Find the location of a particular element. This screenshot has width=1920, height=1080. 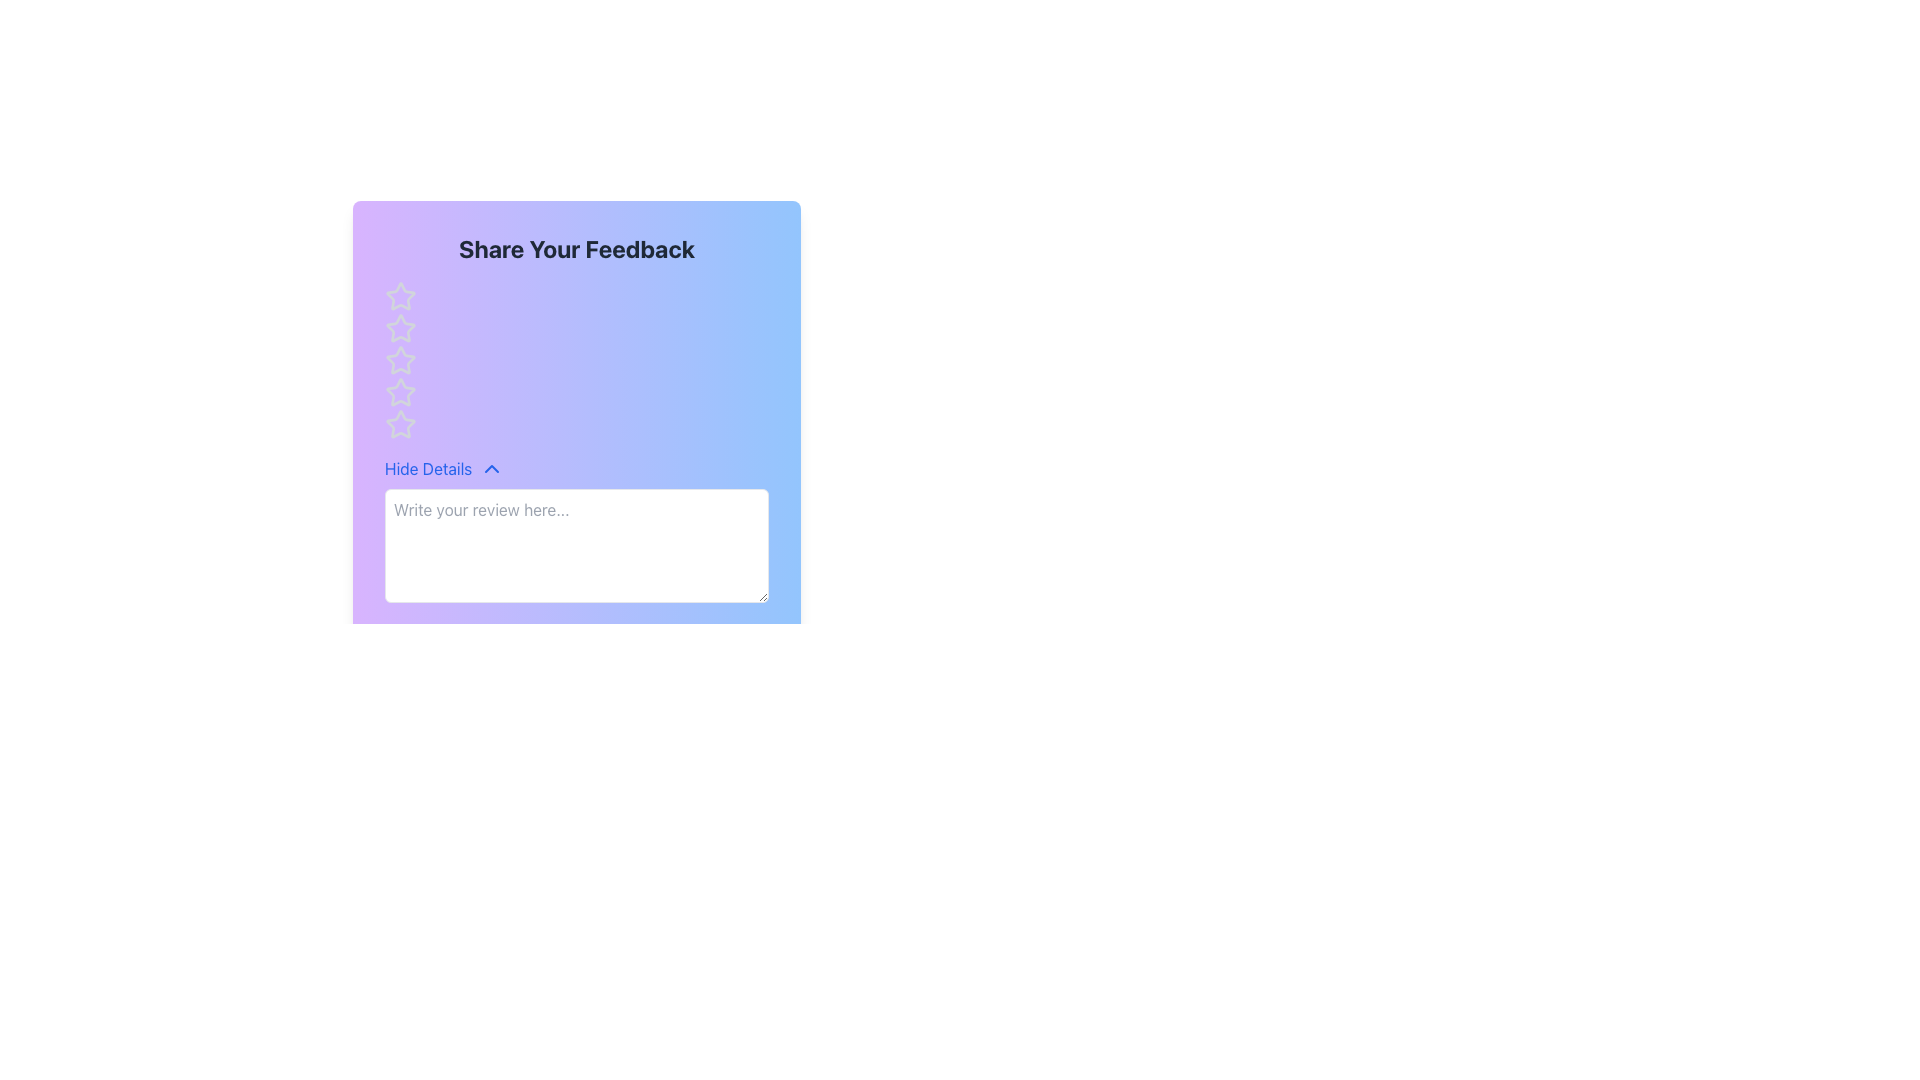

the third star in the vertical alignment of the five-star rating component is located at coordinates (400, 392).